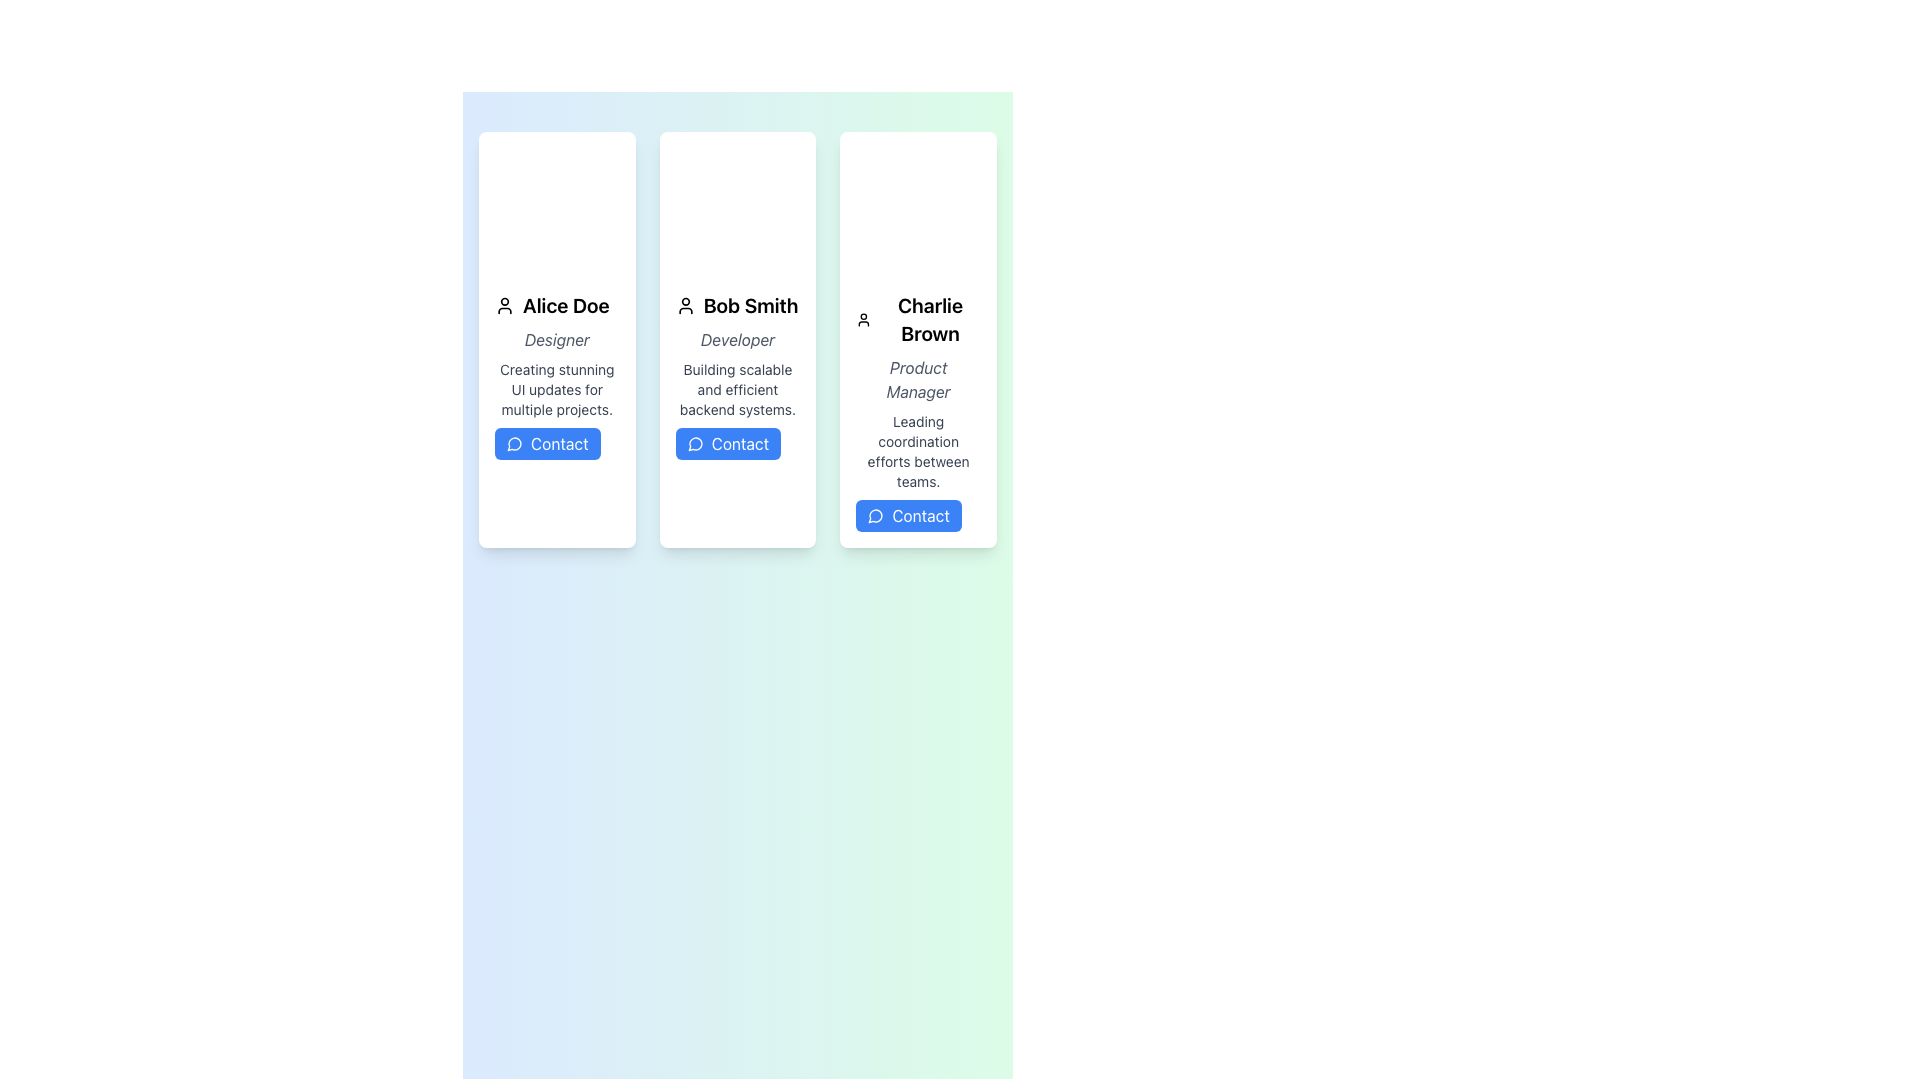  I want to click on the text display element showing 'Bob Smith' which is styled in bold and enlarged font, located above the description labeled 'Developer', so click(737, 305).